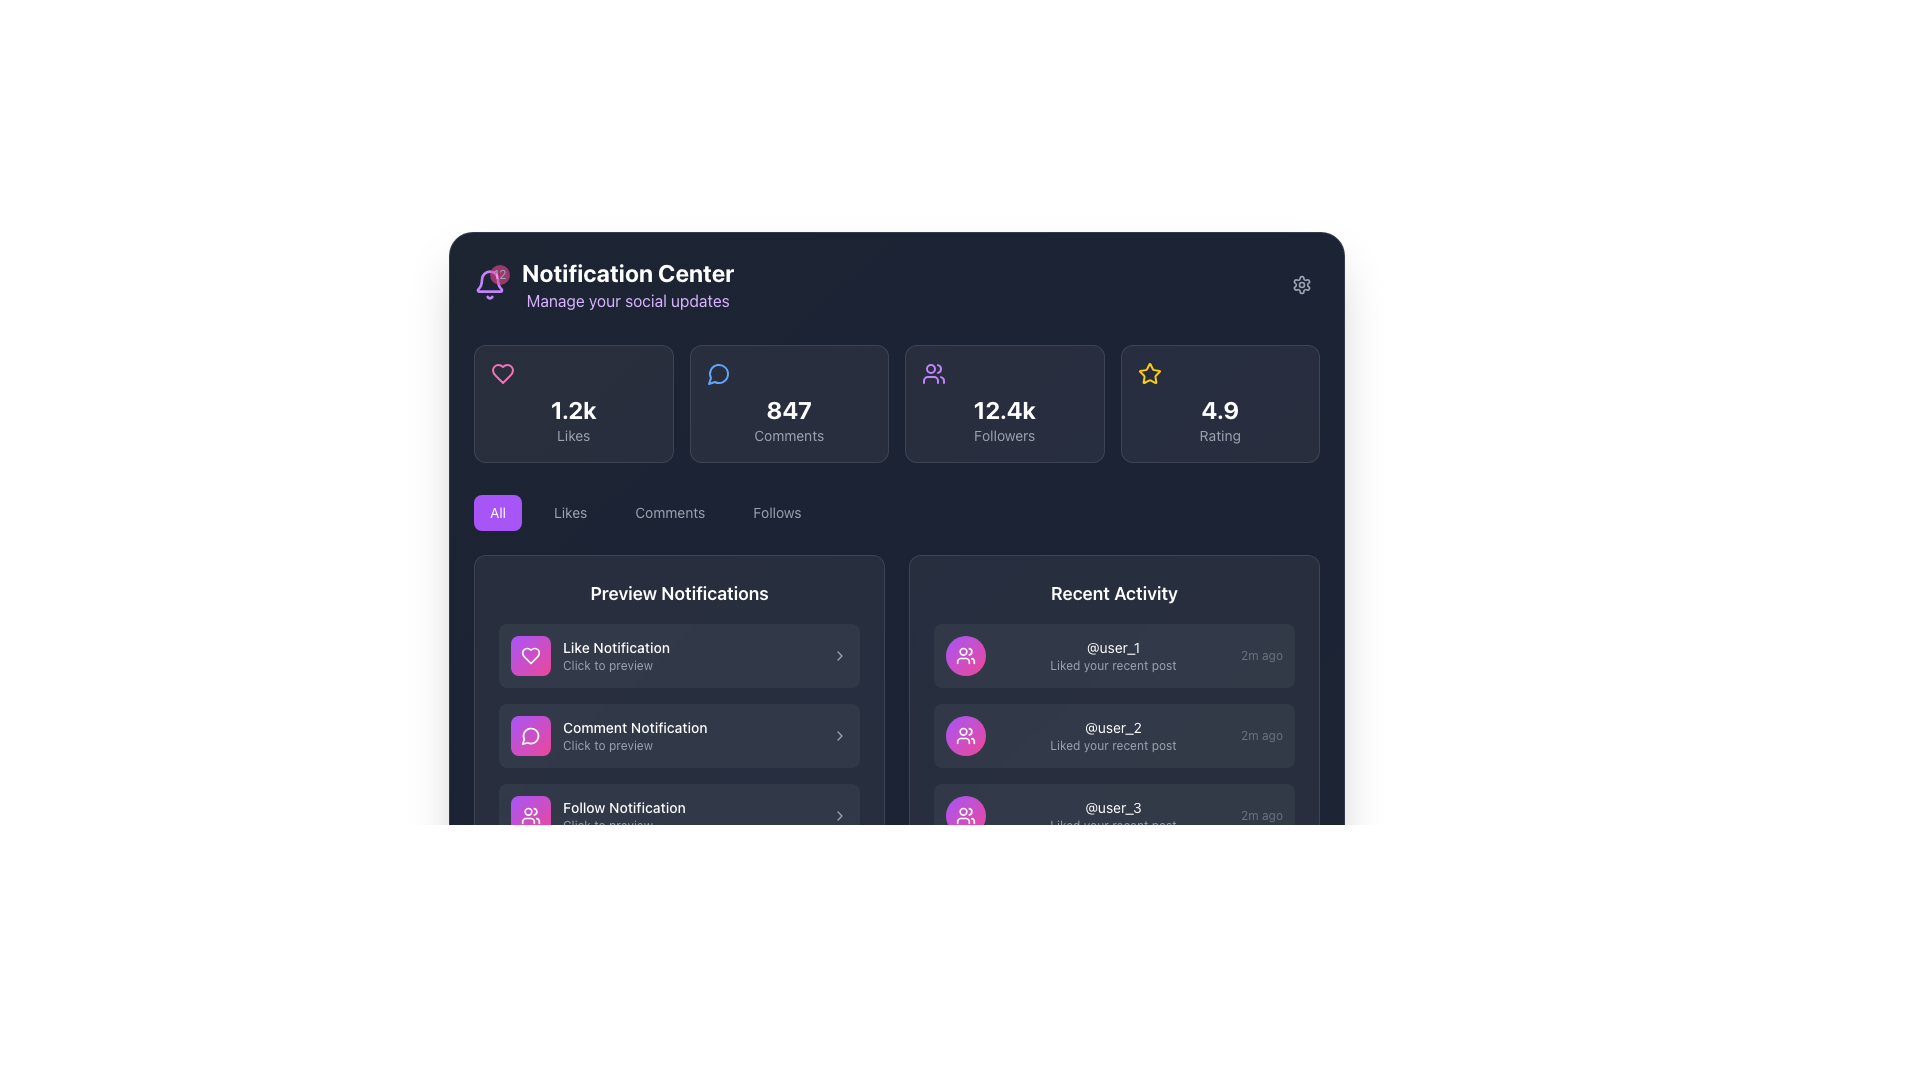 Image resolution: width=1920 pixels, height=1080 pixels. I want to click on the 'Recent Activity' header text located in the right-hand column of the page, styled in white, bold font, positioned above user activity entries, so click(1113, 593).